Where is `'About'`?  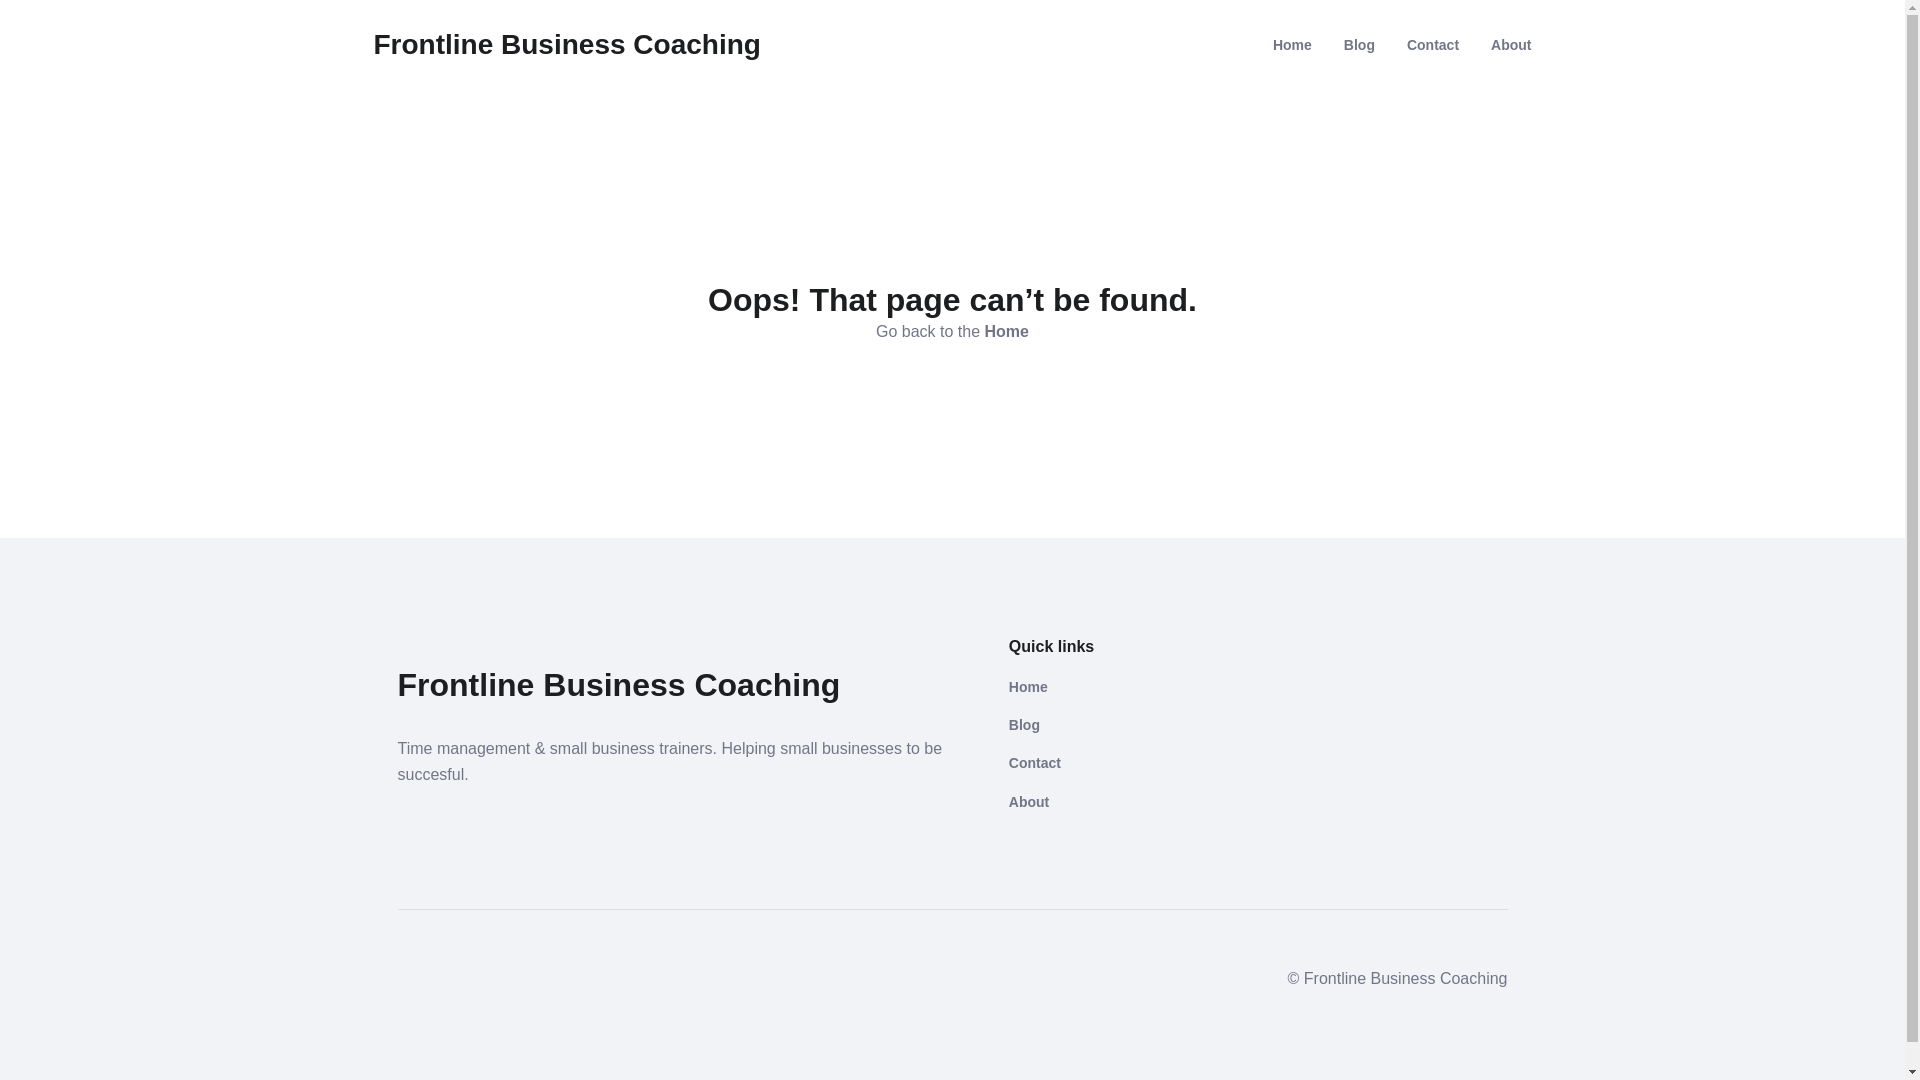
'About' is located at coordinates (1121, 801).